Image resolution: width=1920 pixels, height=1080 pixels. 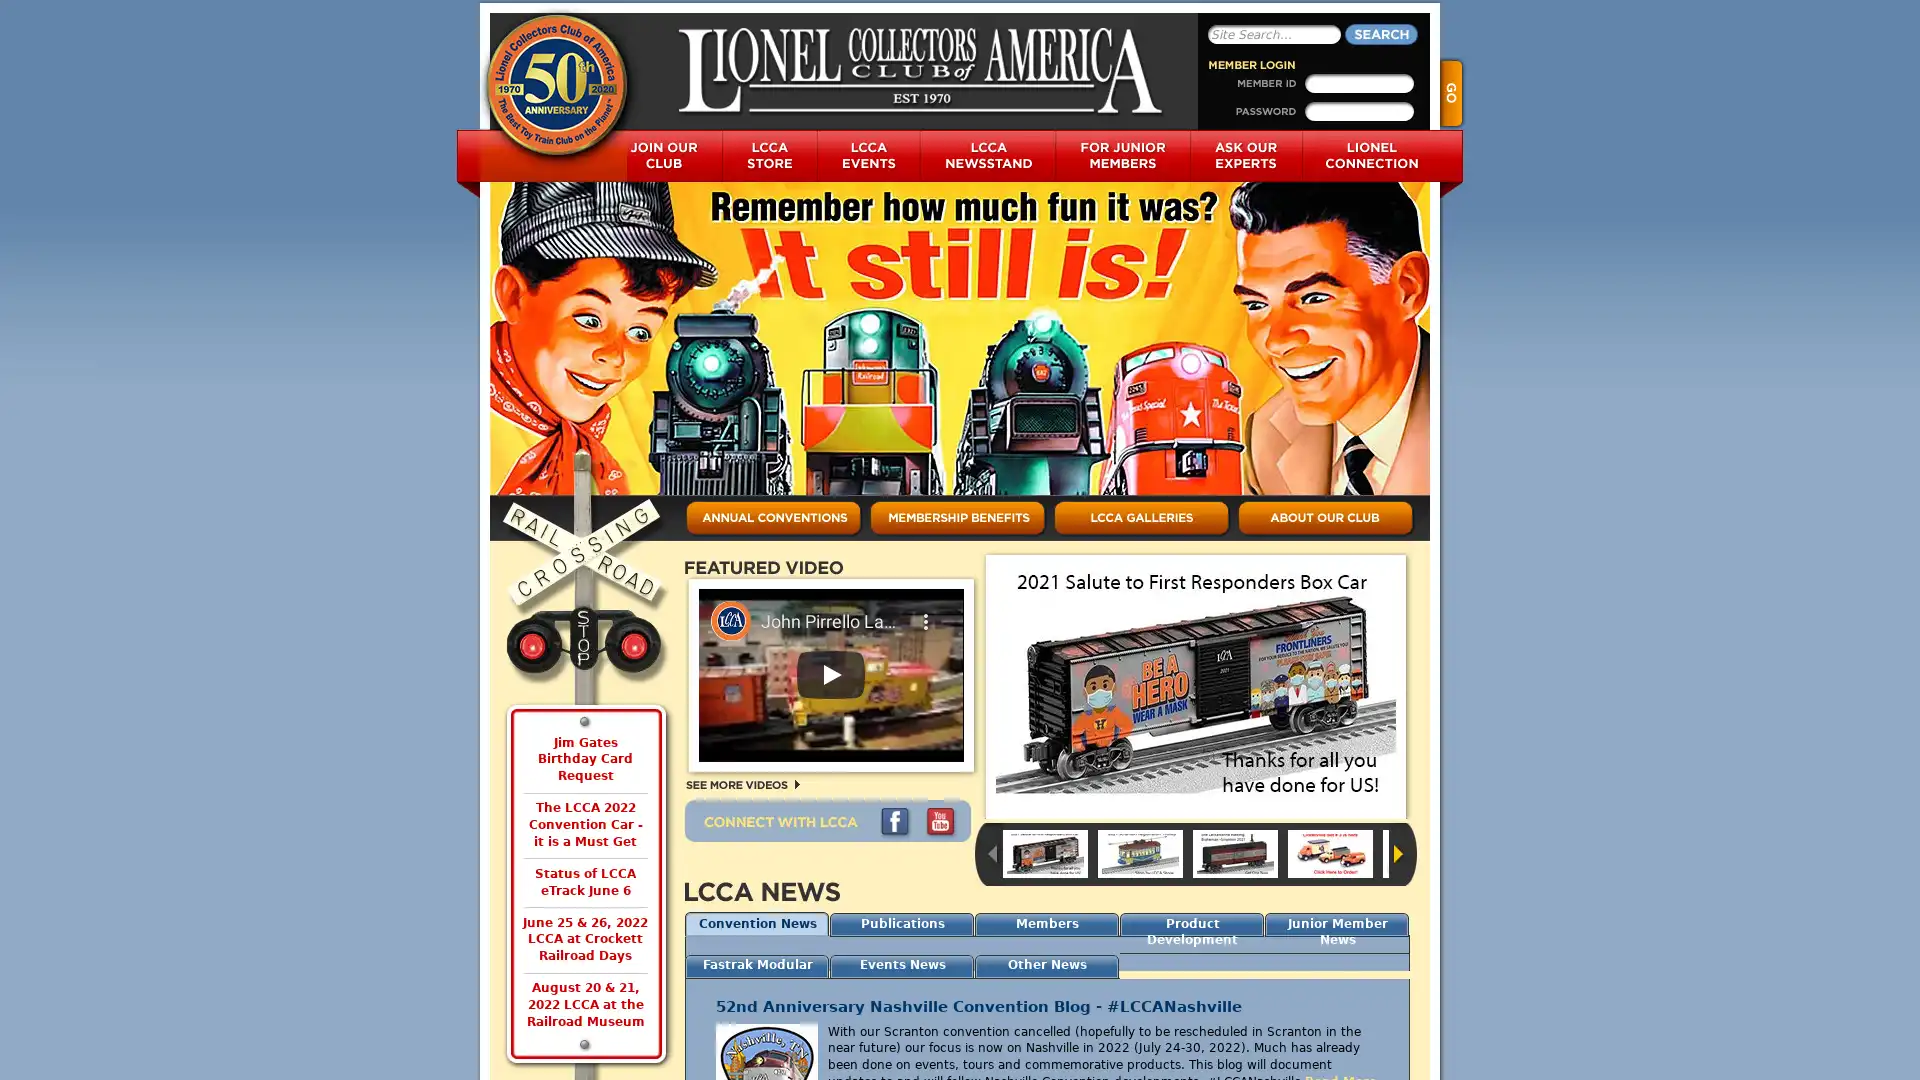 What do you see at coordinates (1453, 93) in the screenshot?
I see `Go` at bounding box center [1453, 93].